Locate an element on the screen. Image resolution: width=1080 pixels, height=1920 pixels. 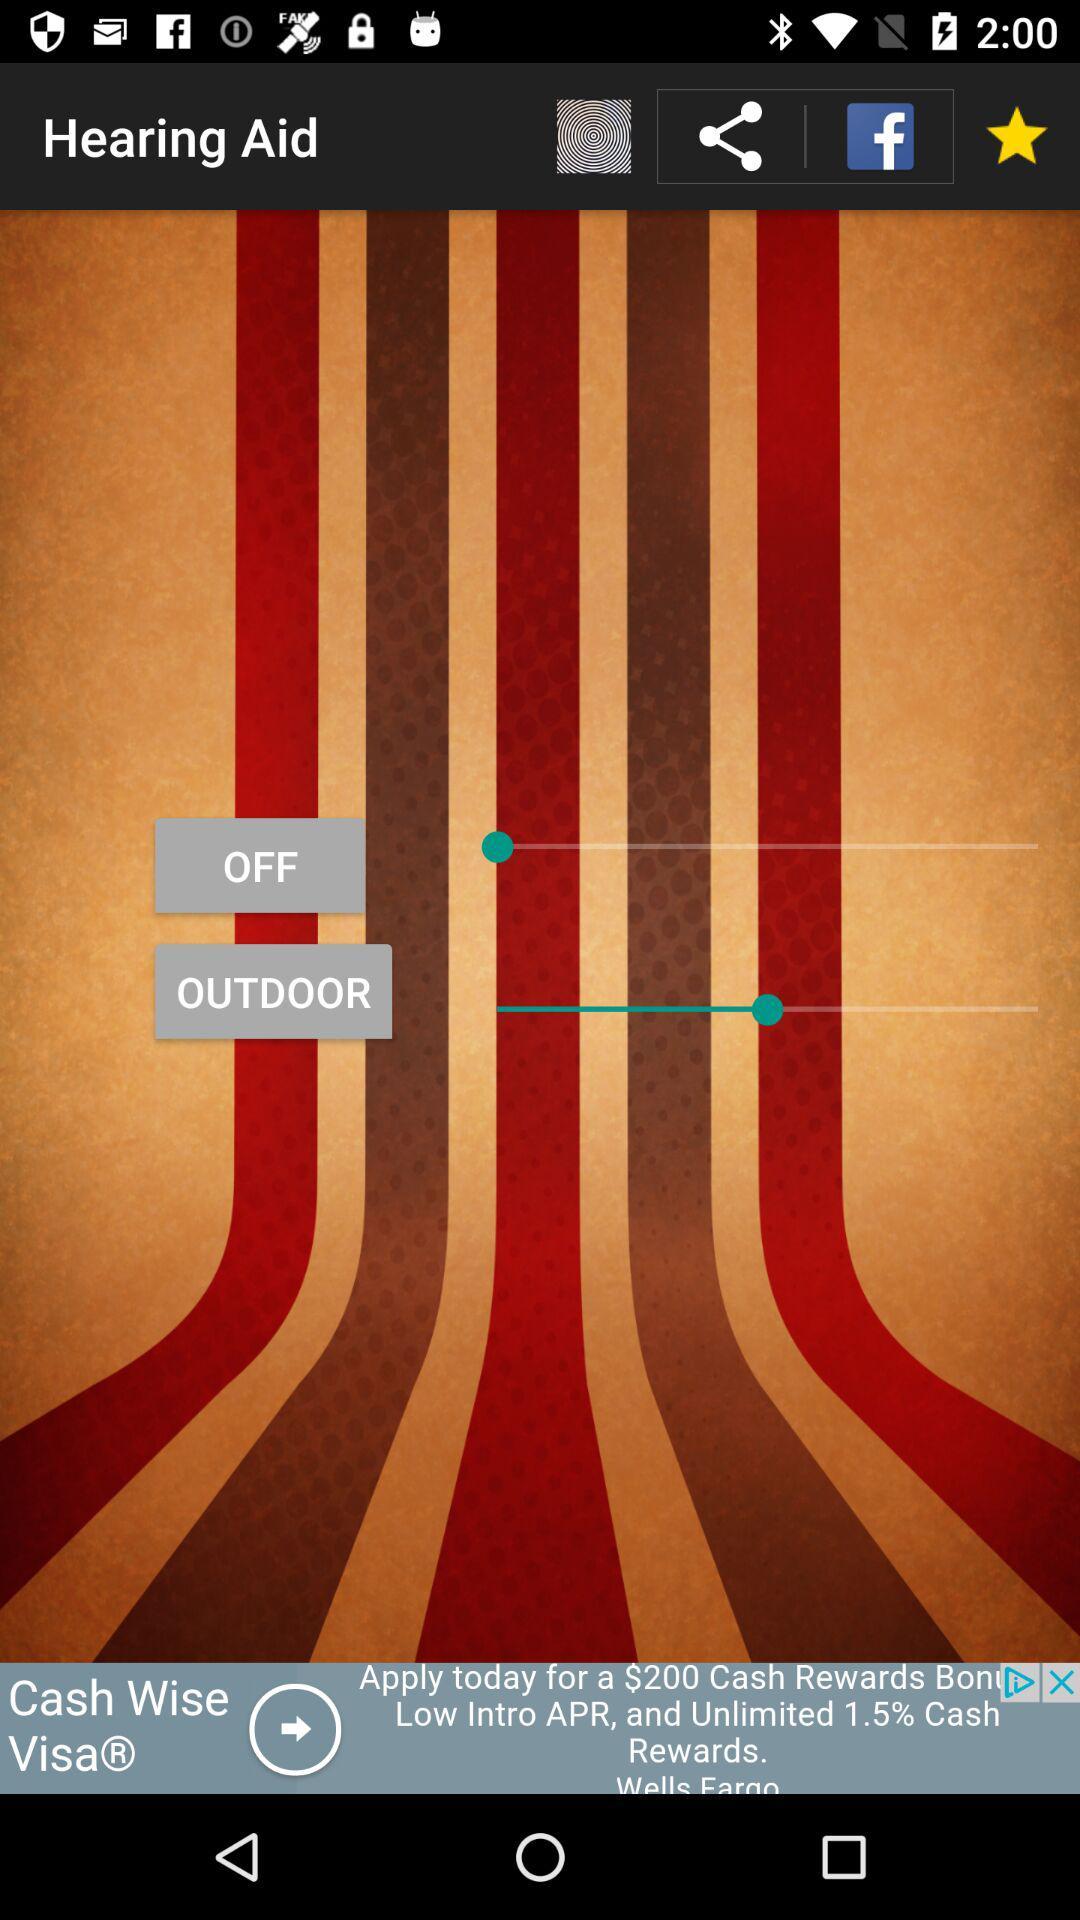
rewards advertisement window is located at coordinates (540, 1727).